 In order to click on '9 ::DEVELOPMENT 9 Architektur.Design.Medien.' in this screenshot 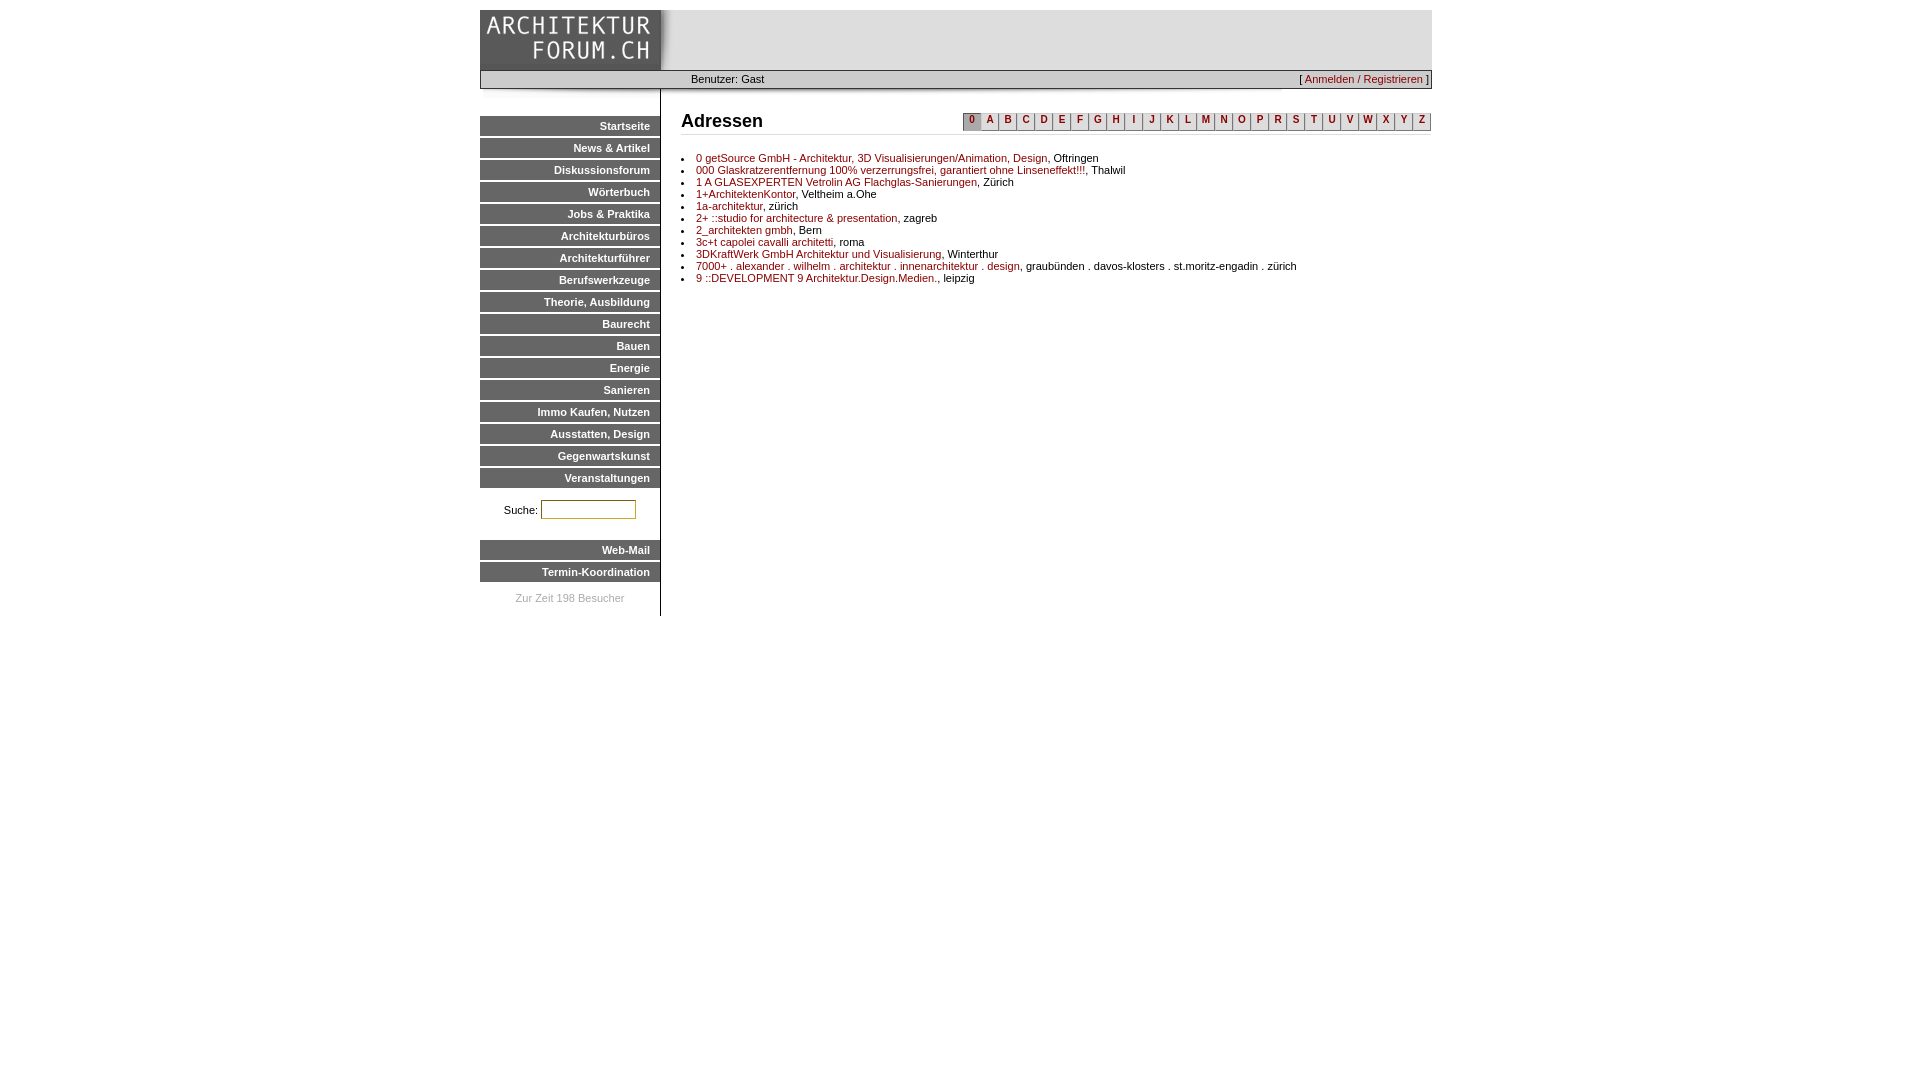, I will do `click(816, 277)`.